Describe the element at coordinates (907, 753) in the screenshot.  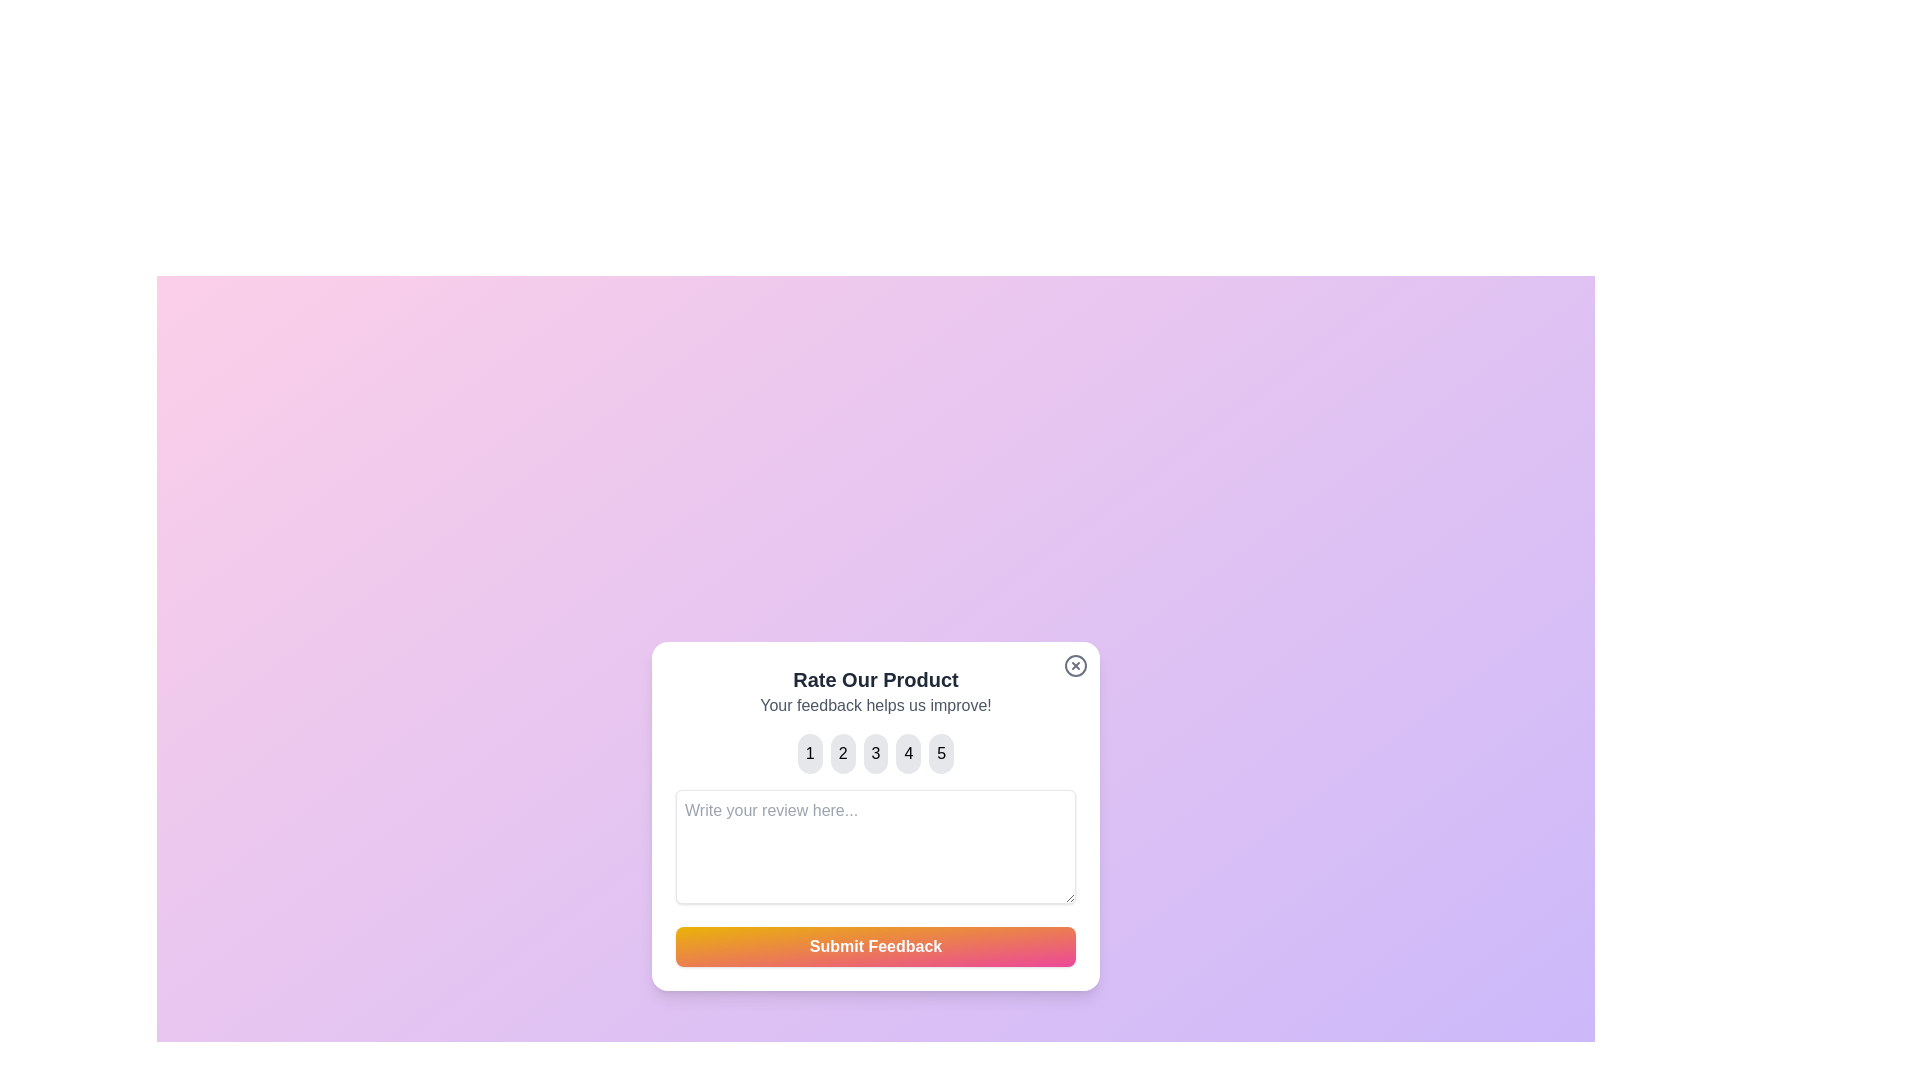
I see `the button corresponding to the rating 4` at that location.